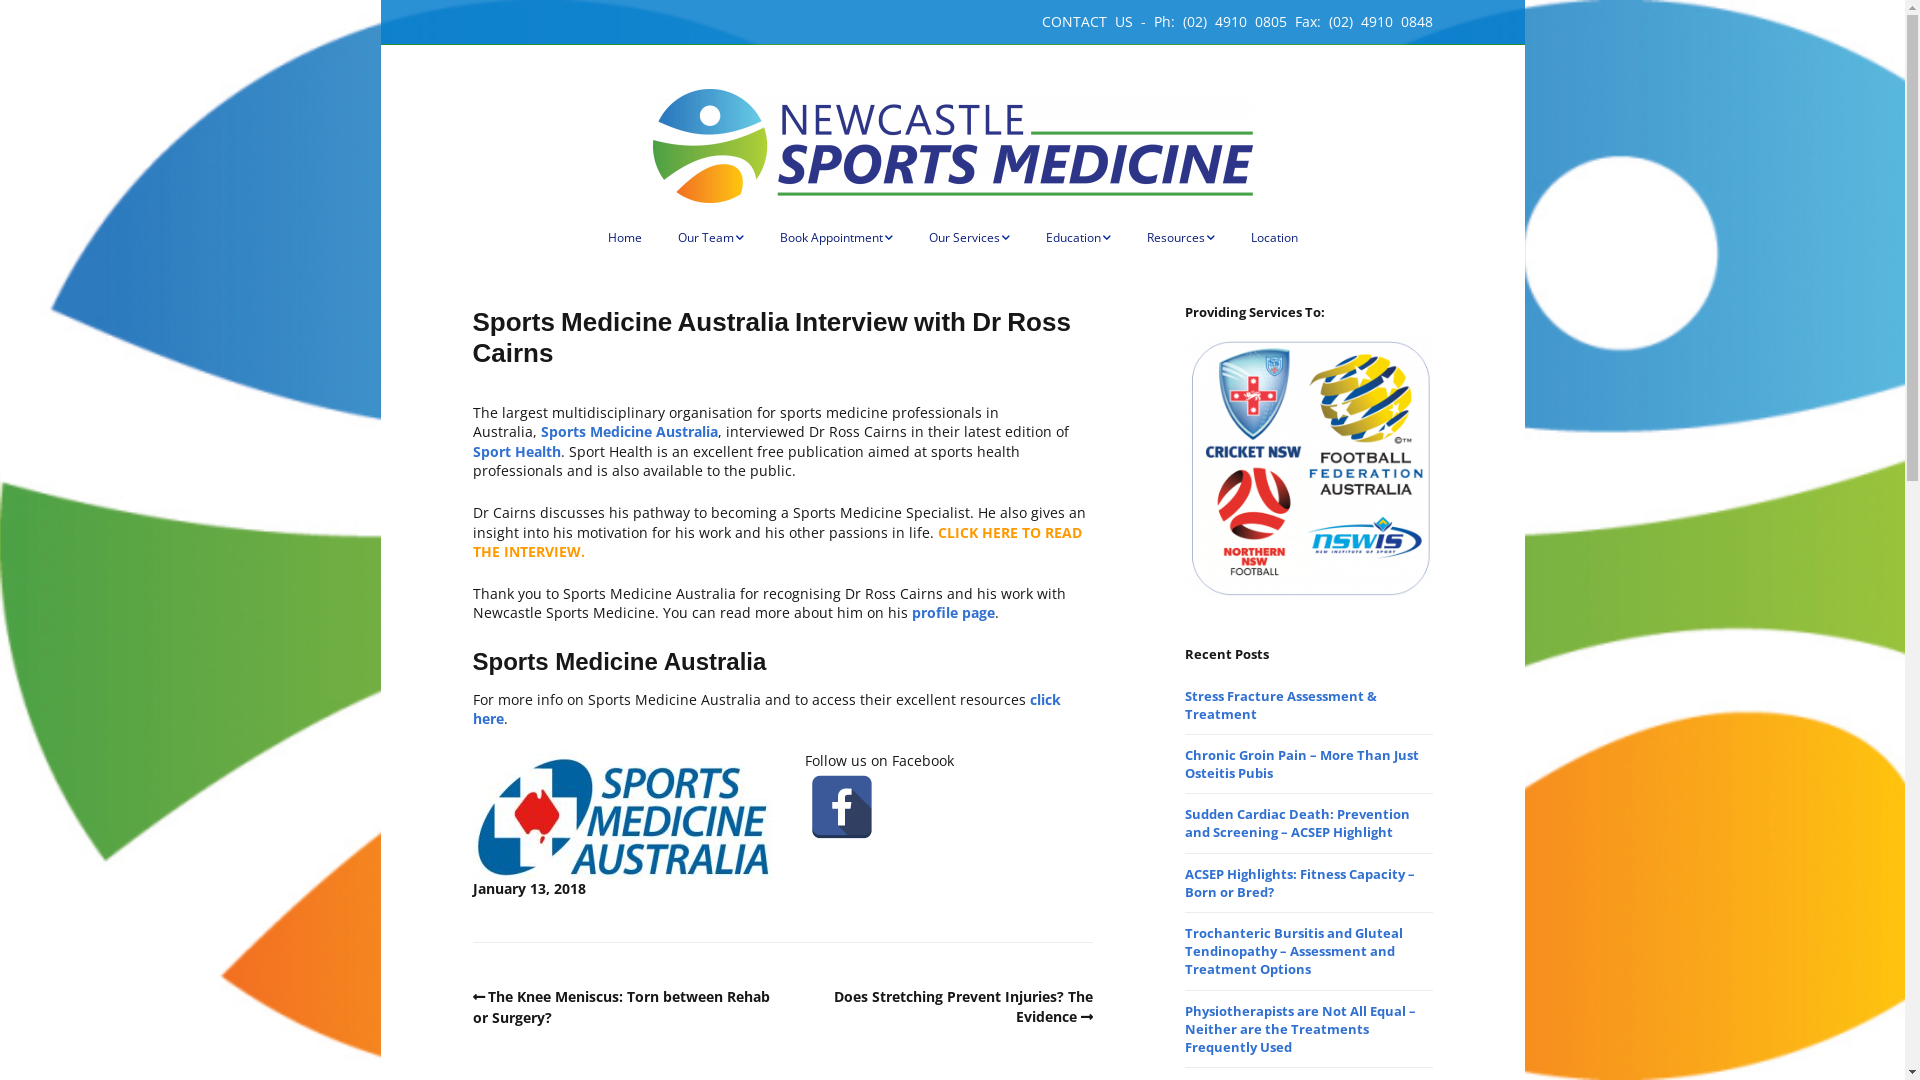  I want to click on 'Location', so click(1272, 237).